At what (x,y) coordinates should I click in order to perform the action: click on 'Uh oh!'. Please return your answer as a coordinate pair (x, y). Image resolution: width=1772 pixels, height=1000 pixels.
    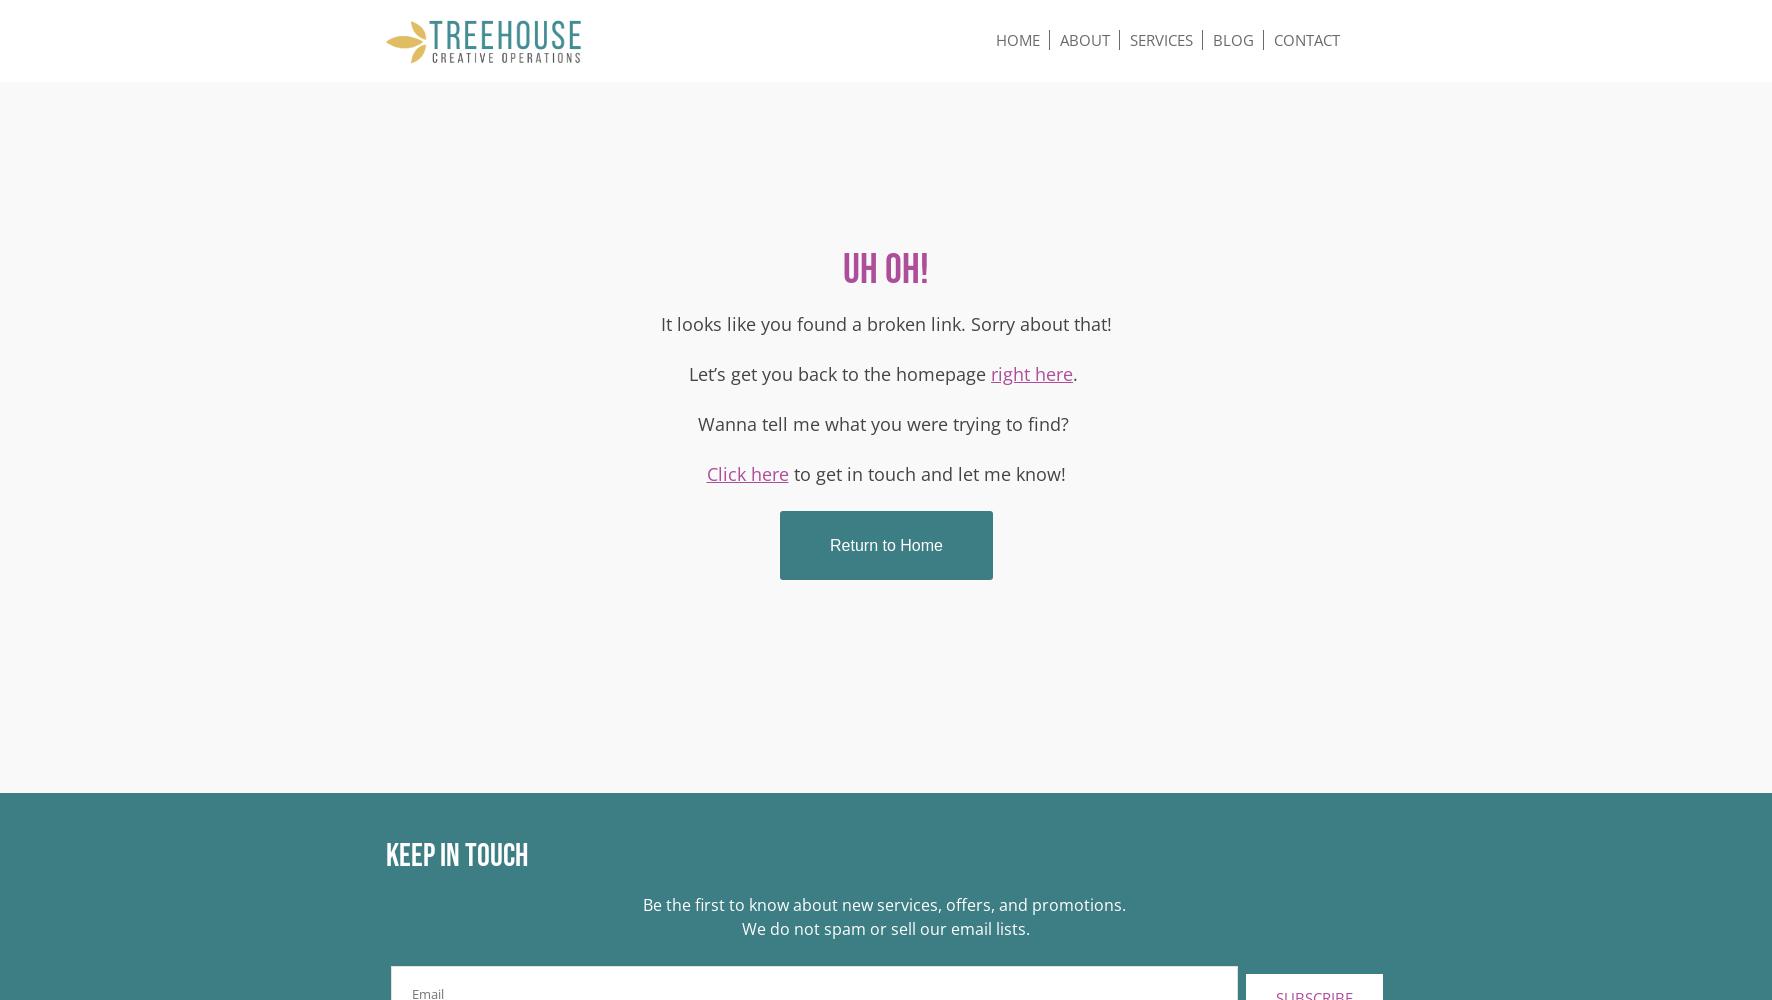
    Looking at the image, I should click on (886, 270).